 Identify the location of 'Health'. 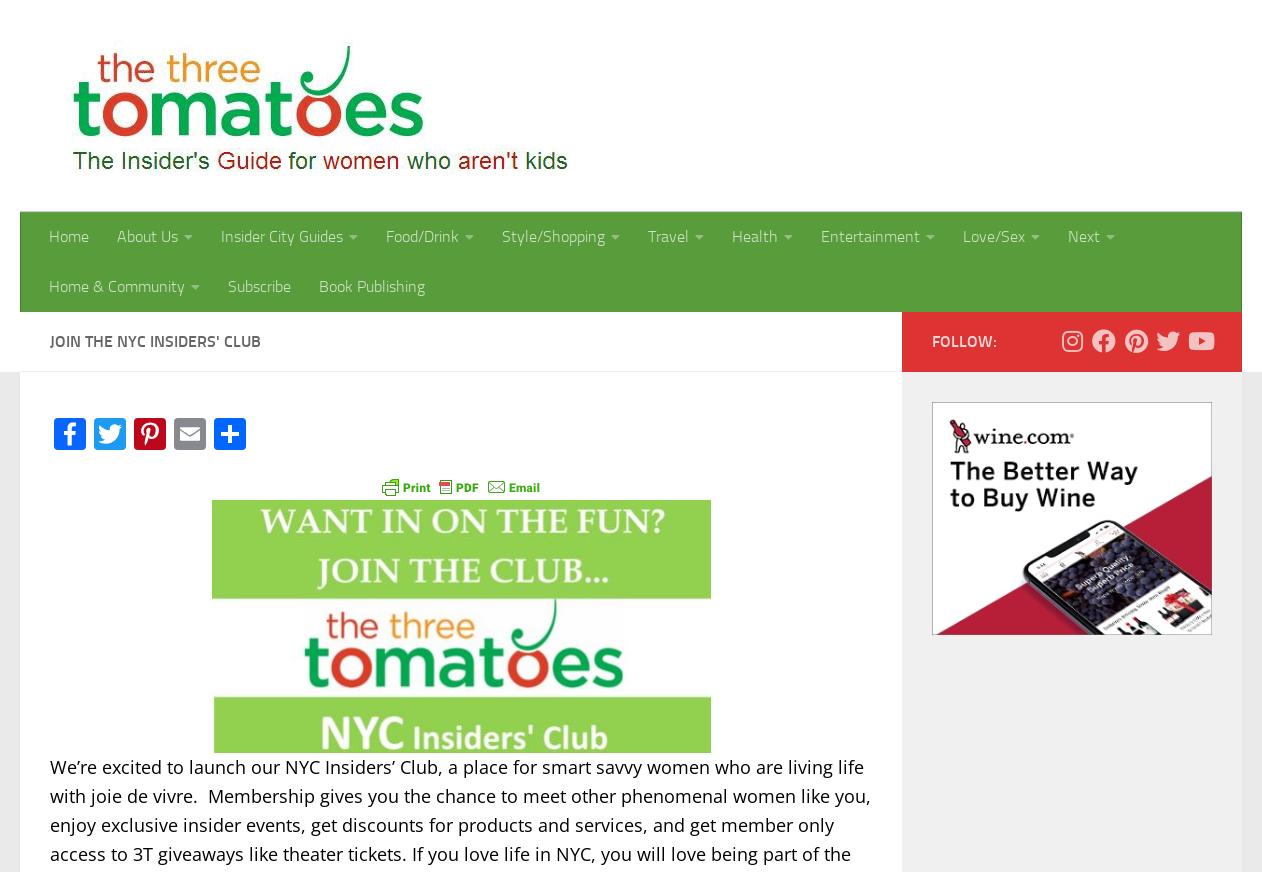
(754, 235).